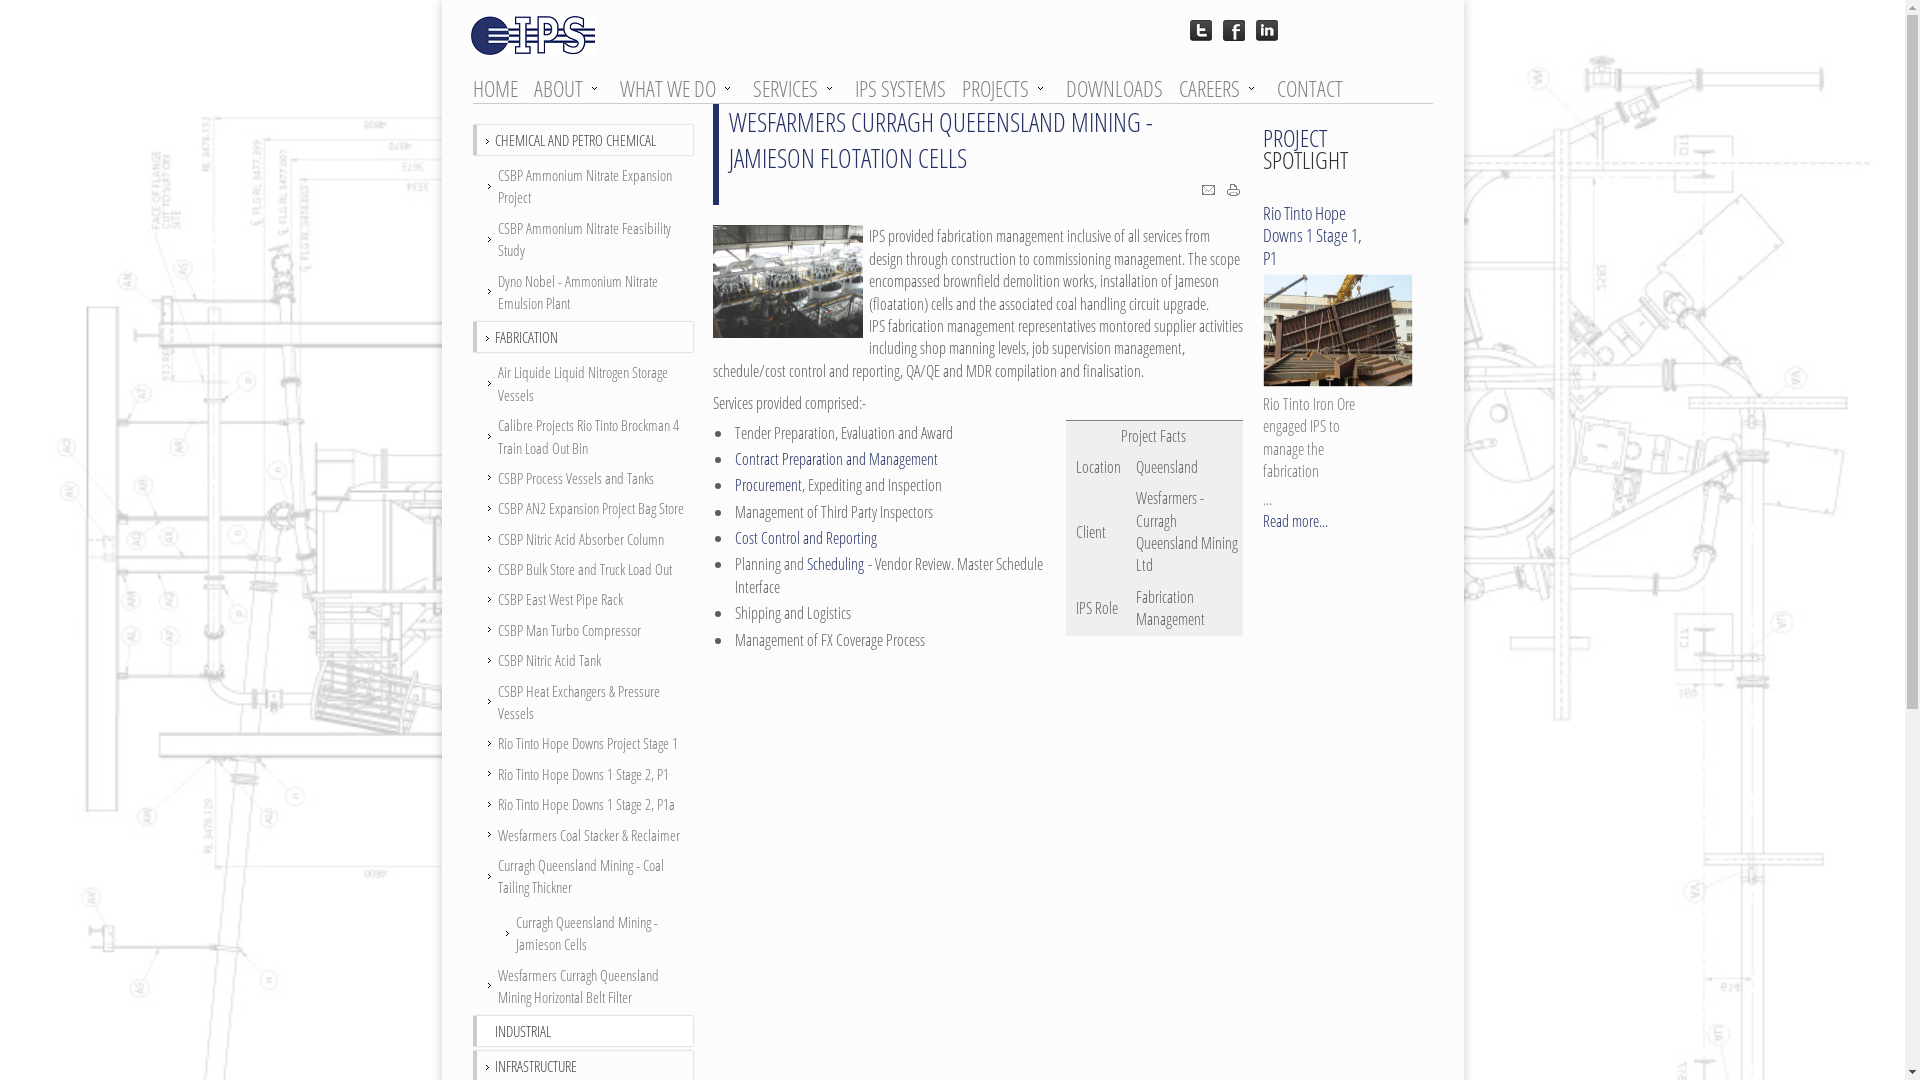 This screenshot has height=1080, width=1920. What do you see at coordinates (766, 485) in the screenshot?
I see `'Procurement'` at bounding box center [766, 485].